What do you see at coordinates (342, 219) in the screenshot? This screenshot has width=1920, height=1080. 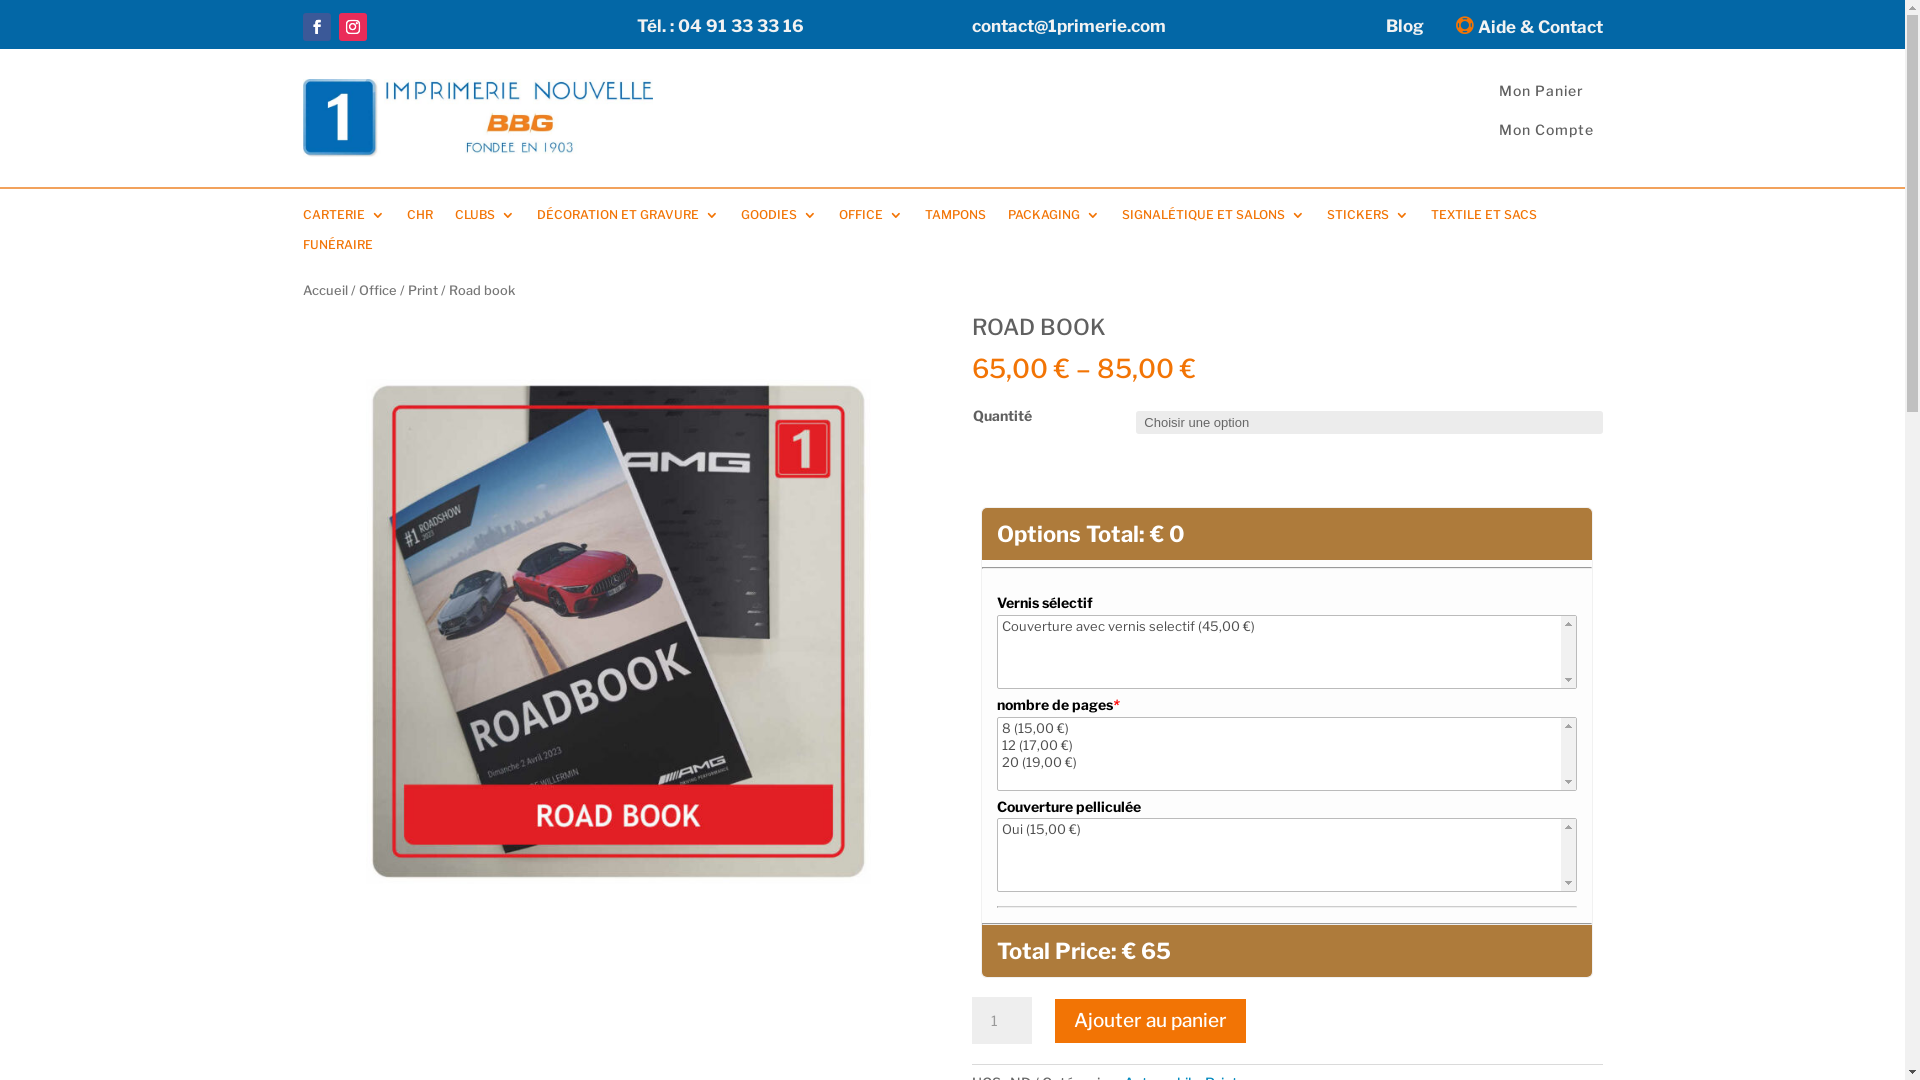 I see `'CARTERIE'` at bounding box center [342, 219].